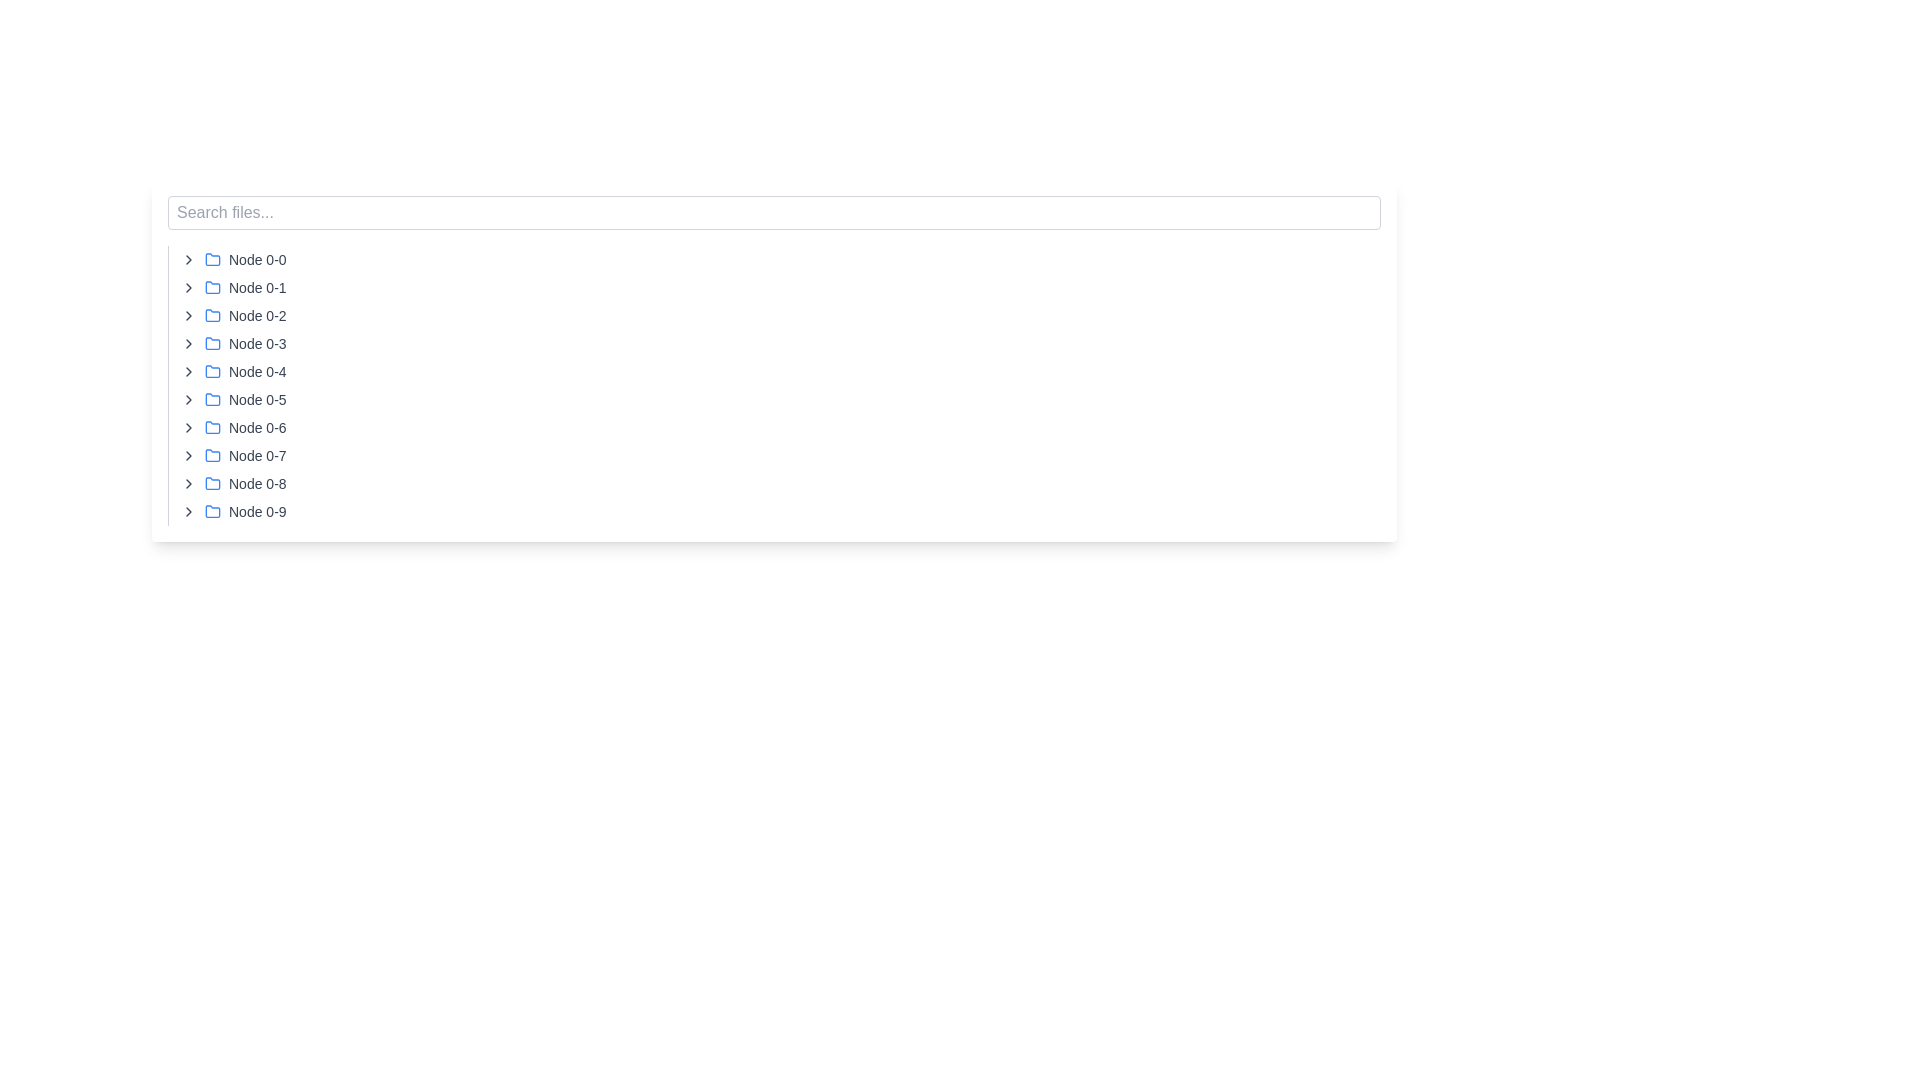  What do you see at coordinates (188, 483) in the screenshot?
I see `the chevron icon located on the far-left side of the 'Node 0-8' label` at bounding box center [188, 483].